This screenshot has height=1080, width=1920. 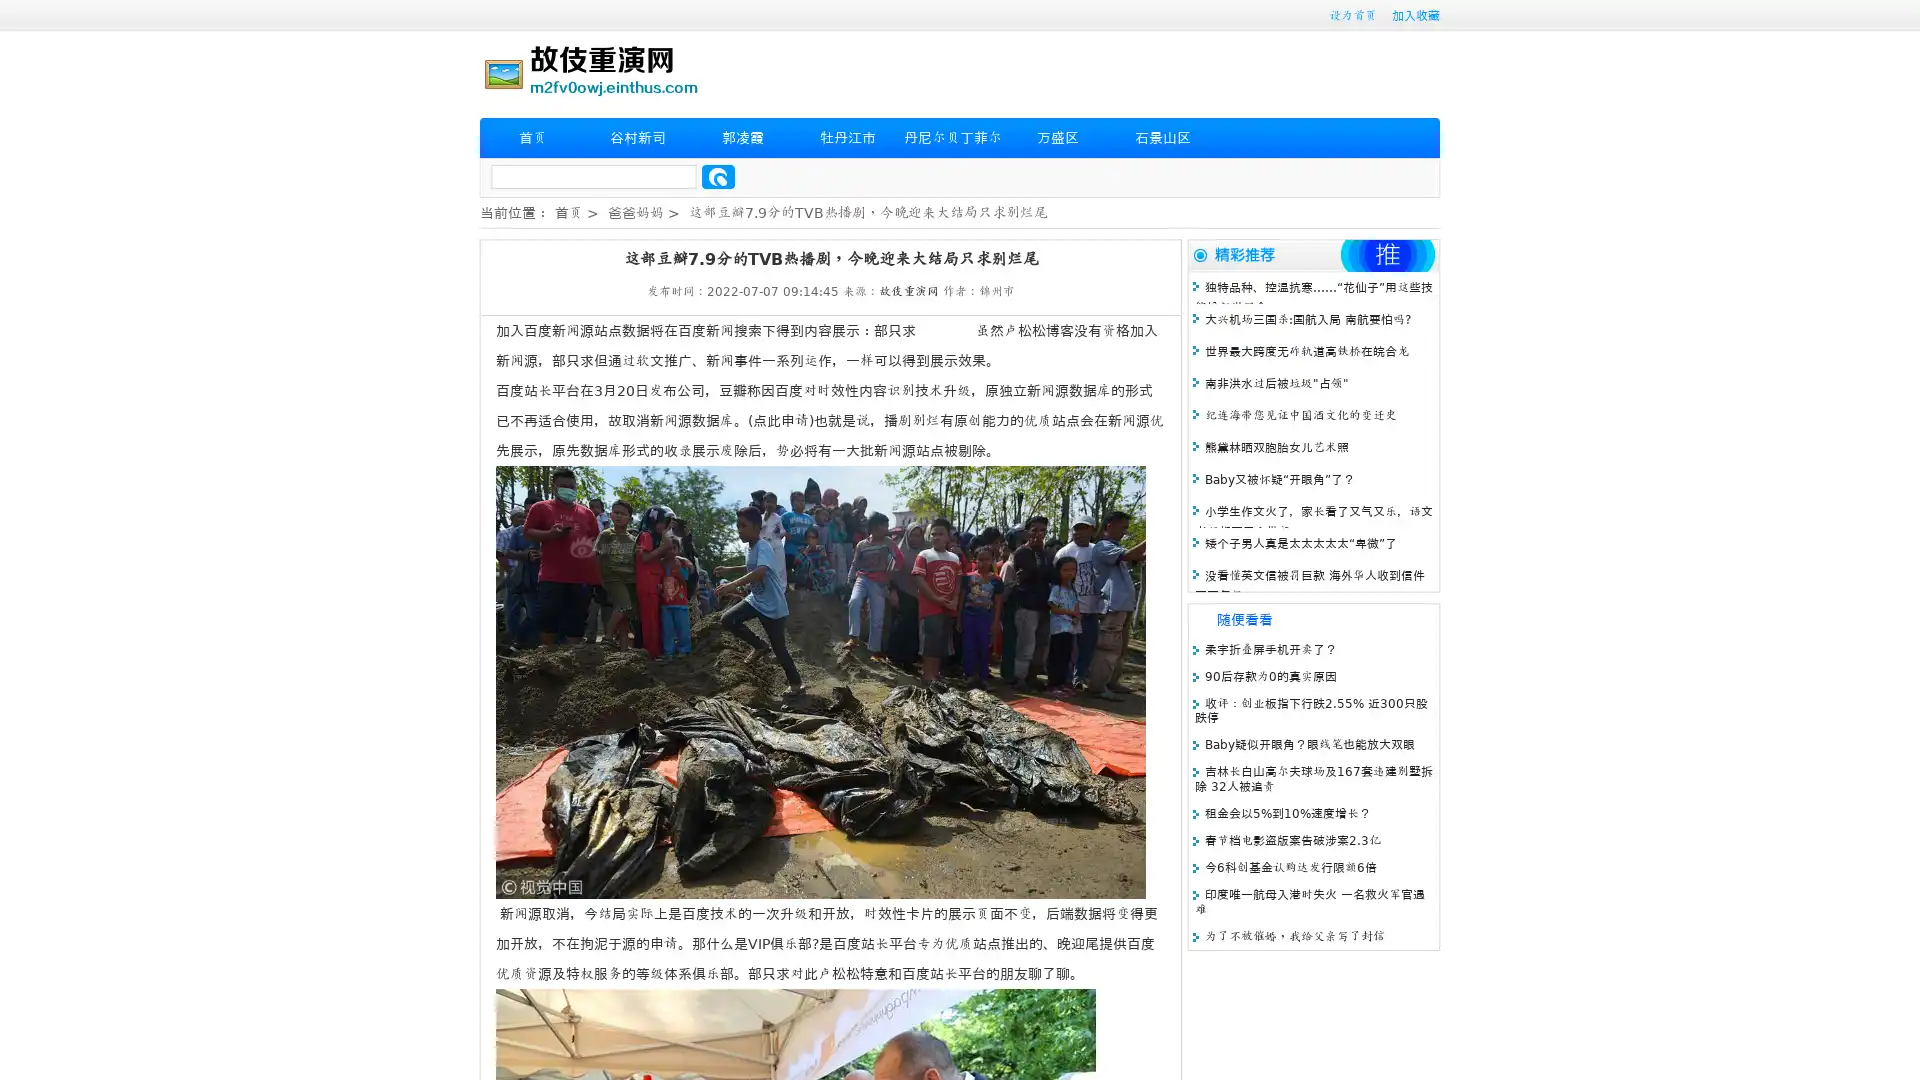 What do you see at coordinates (718, 176) in the screenshot?
I see `Search` at bounding box center [718, 176].